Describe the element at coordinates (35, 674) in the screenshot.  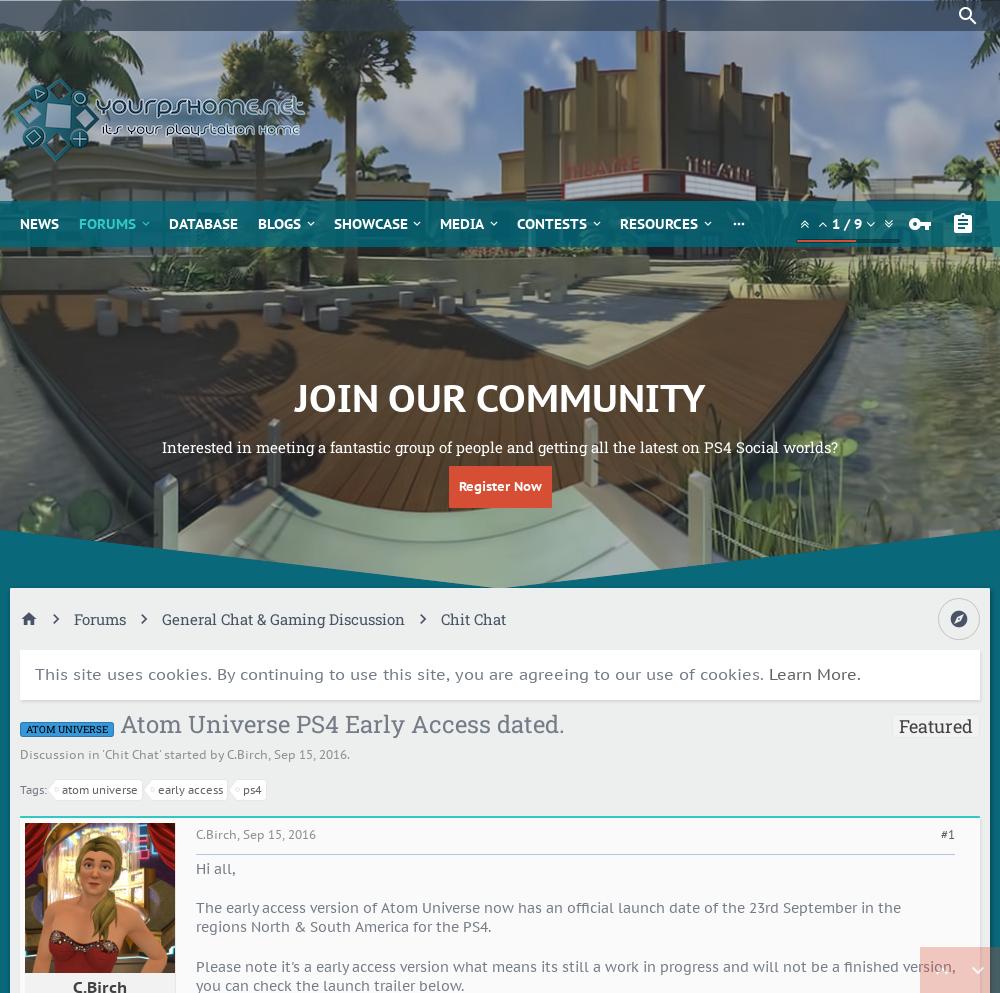
I see `'This site uses cookies. By continuing to use this site, you are agreeing to our use of cookies.'` at that location.